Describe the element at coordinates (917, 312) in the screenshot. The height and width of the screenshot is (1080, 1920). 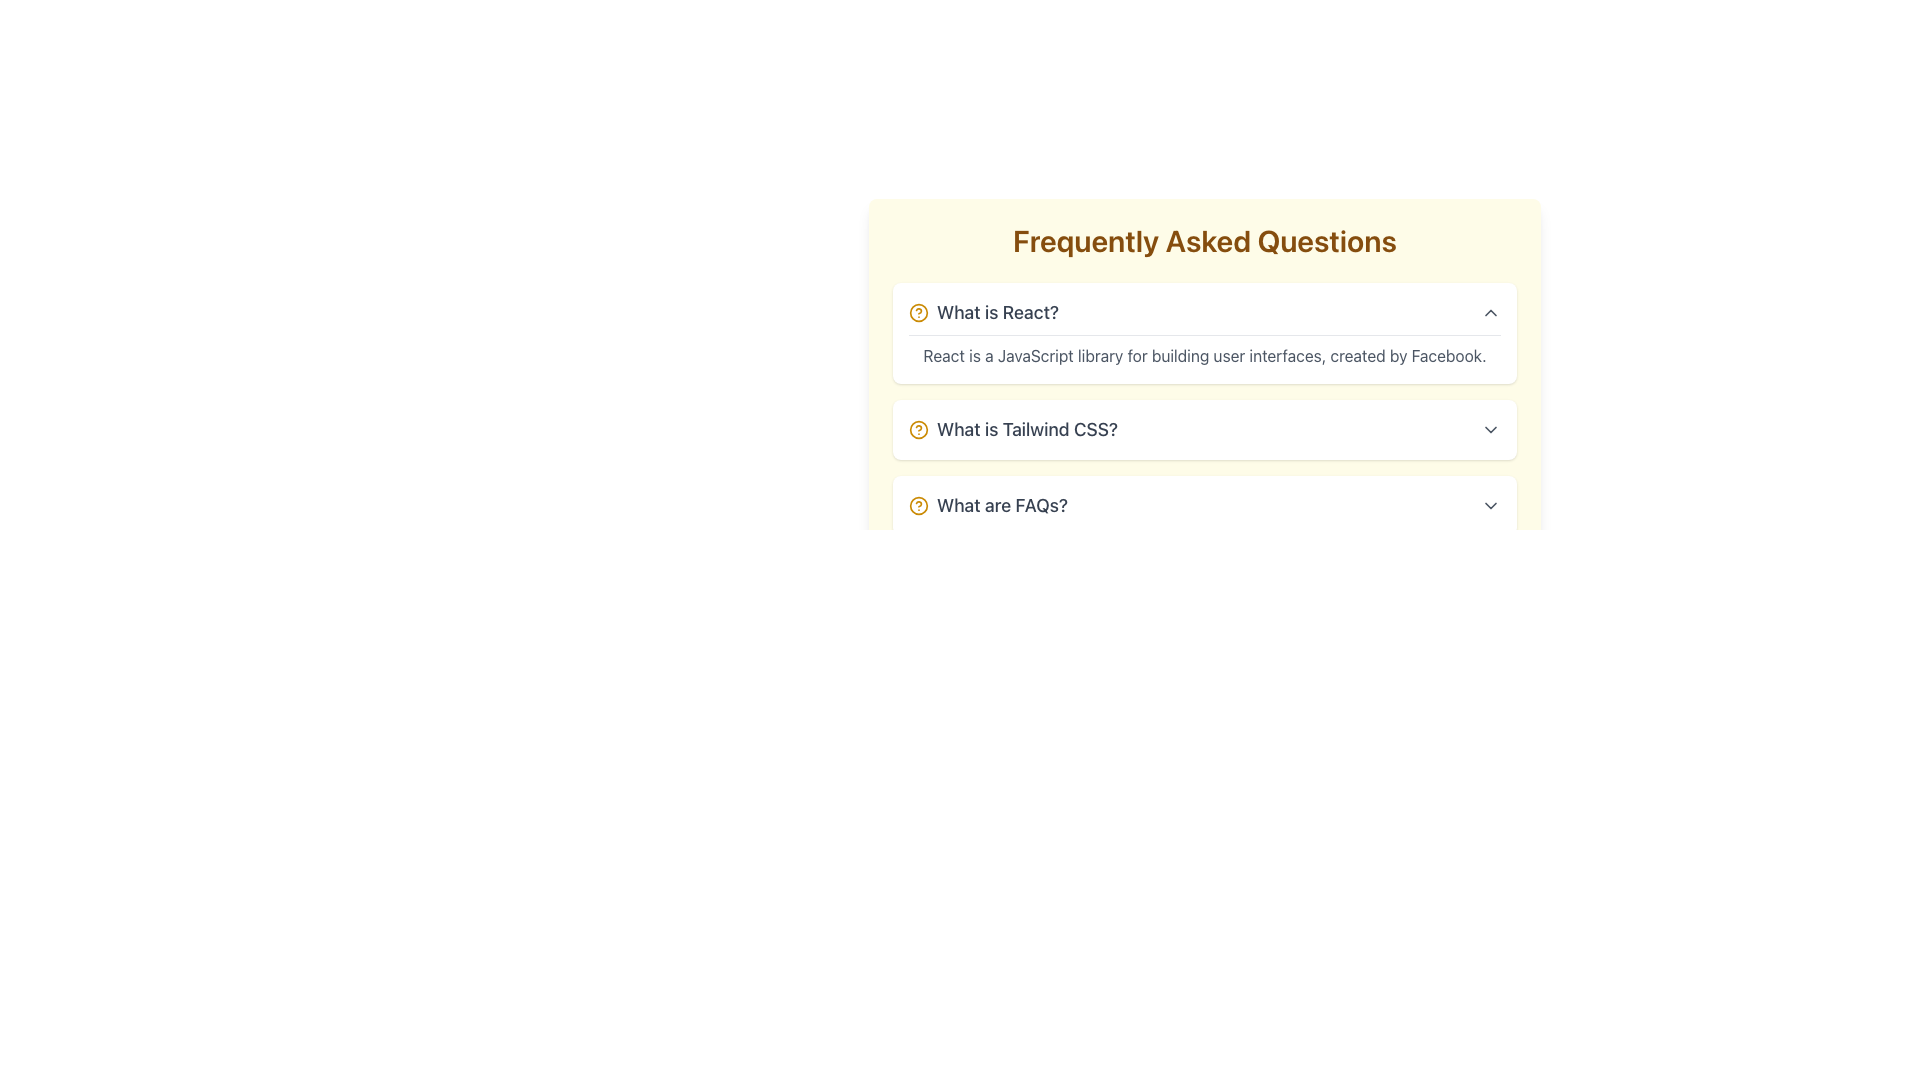
I see `the informational icon associated with the question 'What is React?', which is positioned to the left of the text in the FAQ section` at that location.